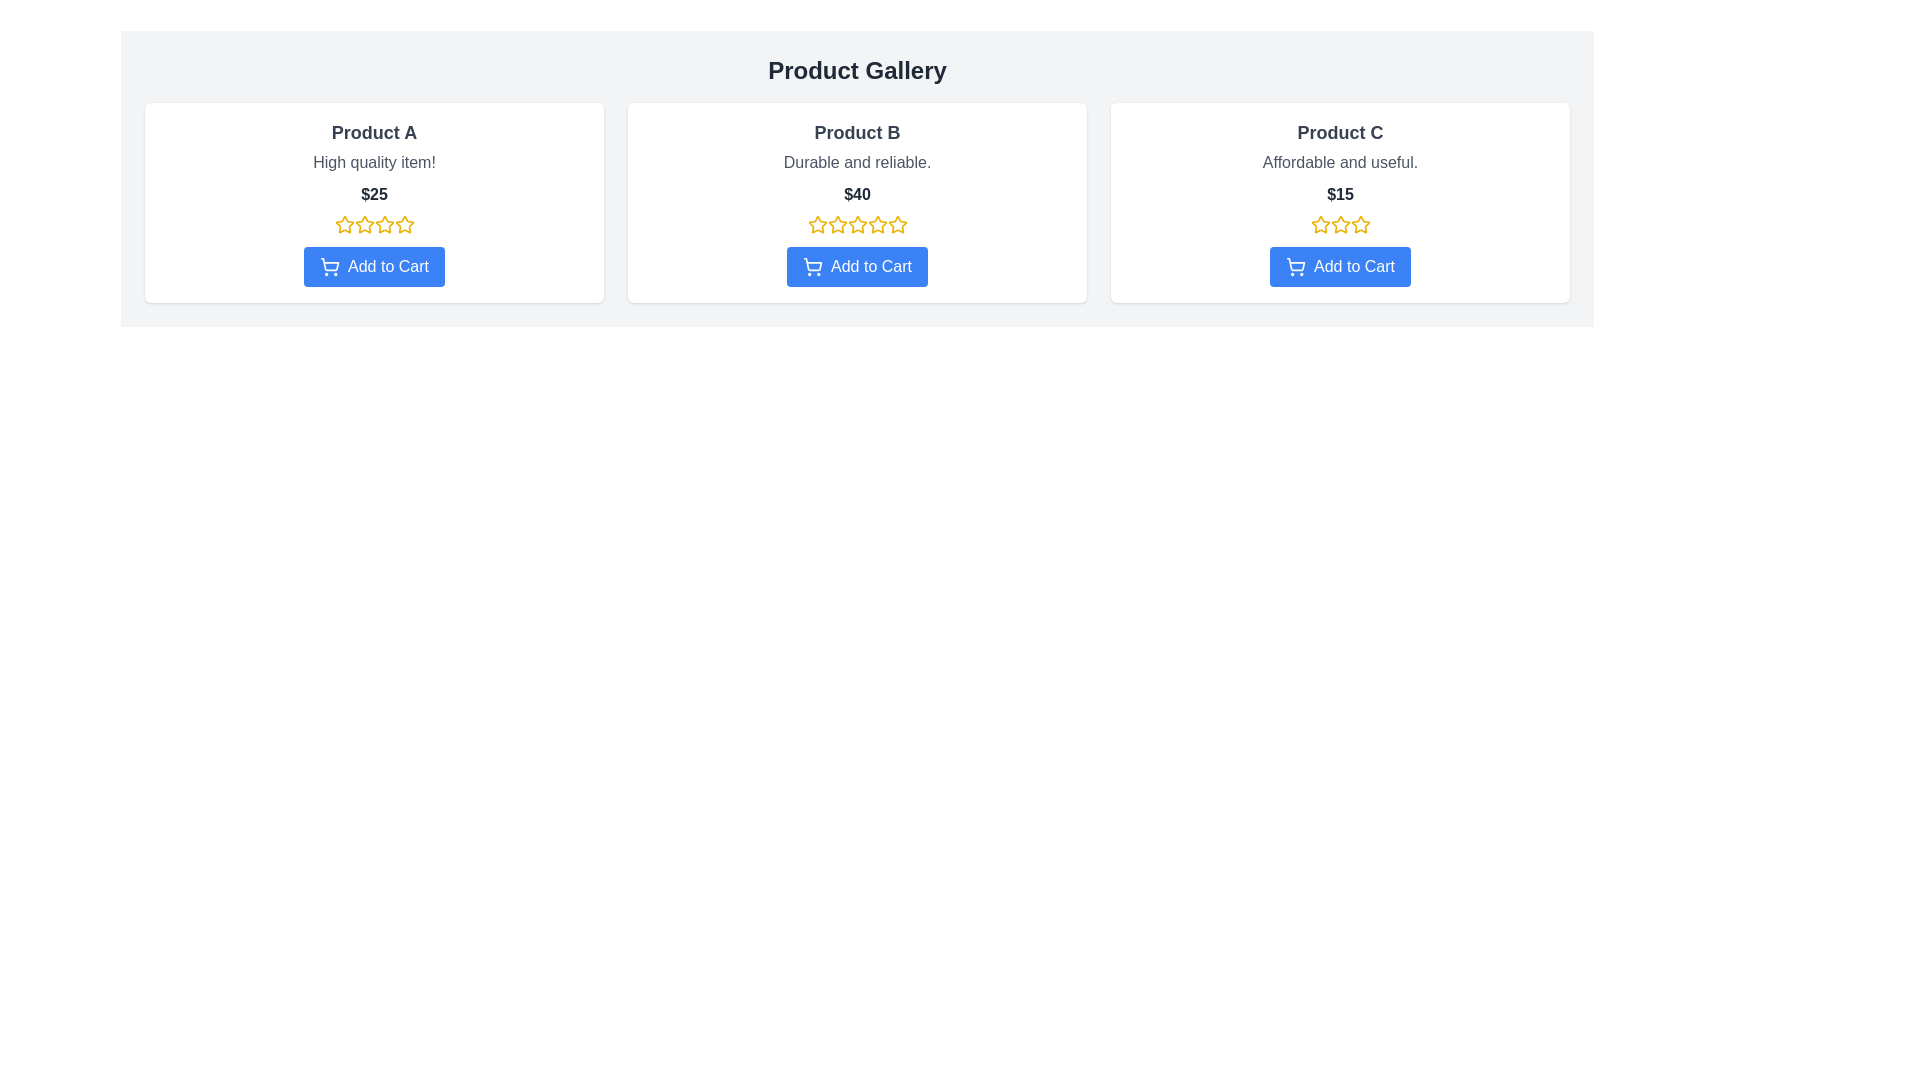 This screenshot has width=1920, height=1080. Describe the element at coordinates (857, 161) in the screenshot. I see `the static text element that provides a brief highlight of the features of 'Product B', located in the center product card under the 'Product Gallery' section, directly below the title 'Product B' and above the price label '$40'` at that location.